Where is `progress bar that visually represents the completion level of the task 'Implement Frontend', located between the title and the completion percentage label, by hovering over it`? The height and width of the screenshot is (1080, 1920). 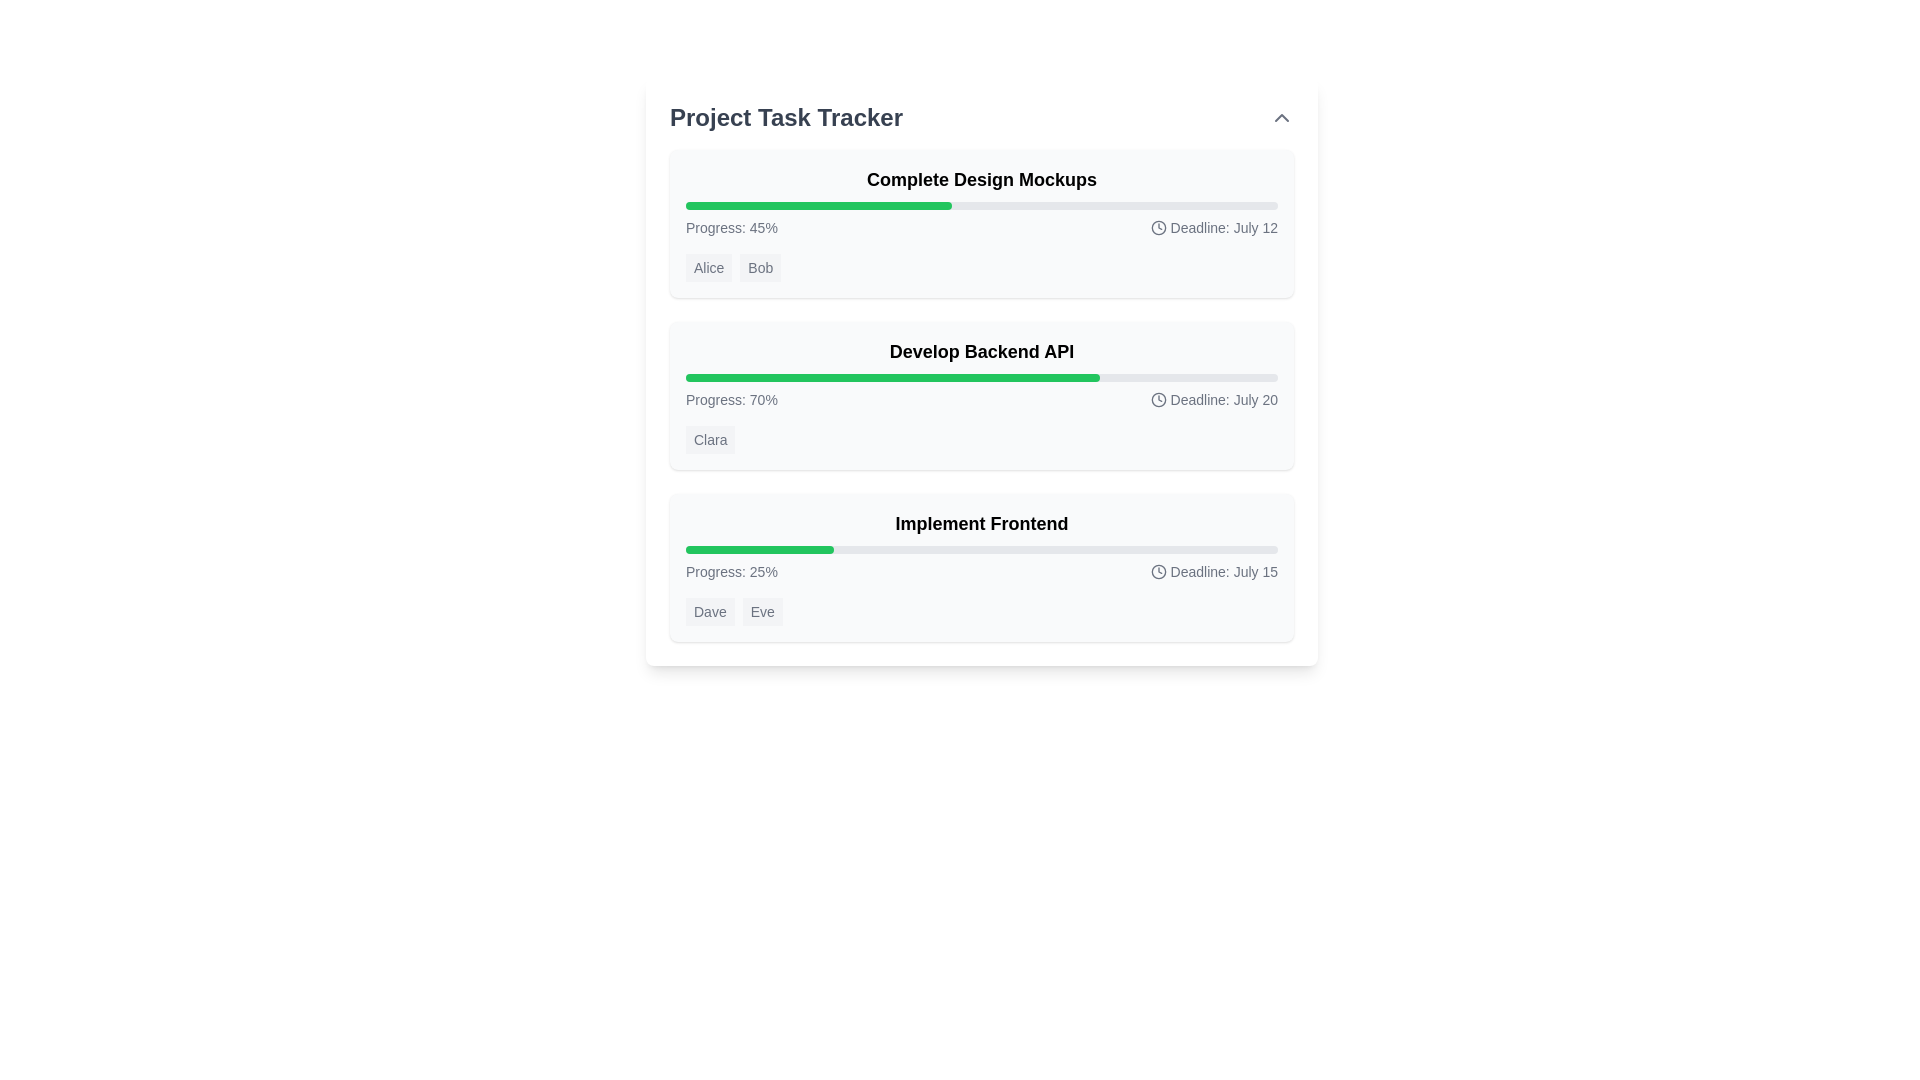
progress bar that visually represents the completion level of the task 'Implement Frontend', located between the title and the completion percentage label, by hovering over it is located at coordinates (982, 550).